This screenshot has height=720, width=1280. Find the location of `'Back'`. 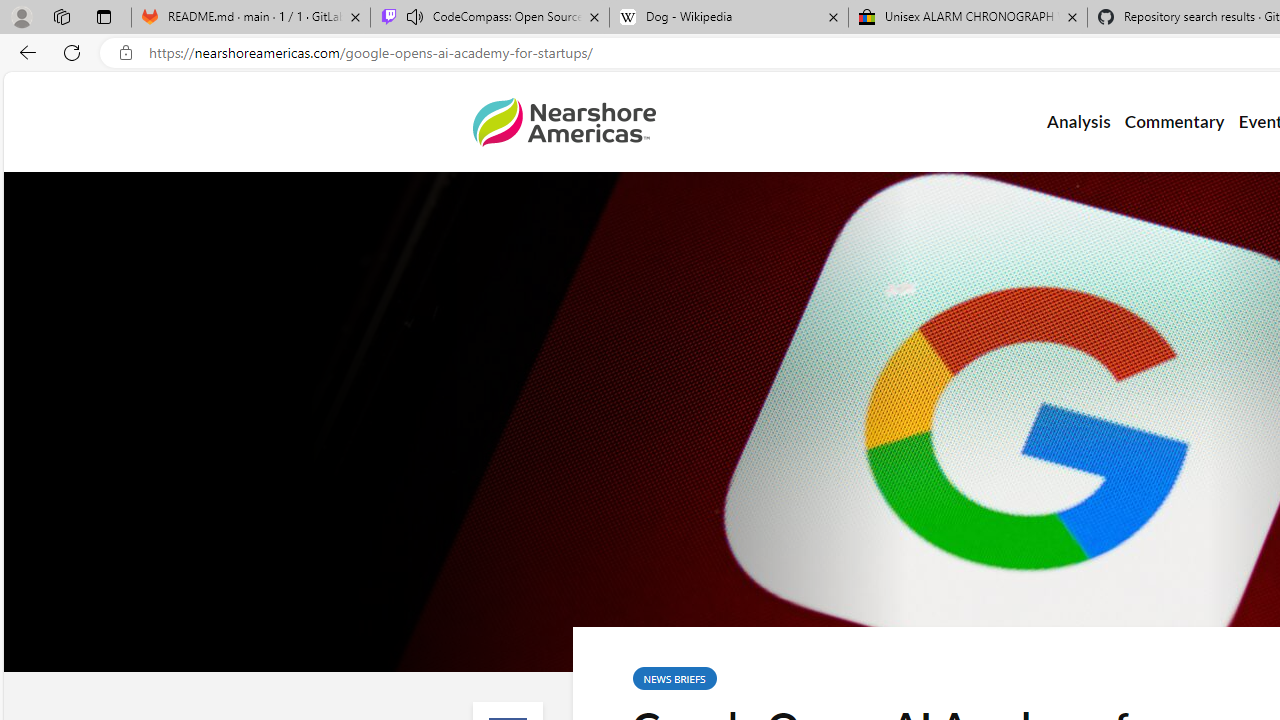

'Back' is located at coordinates (24, 51).